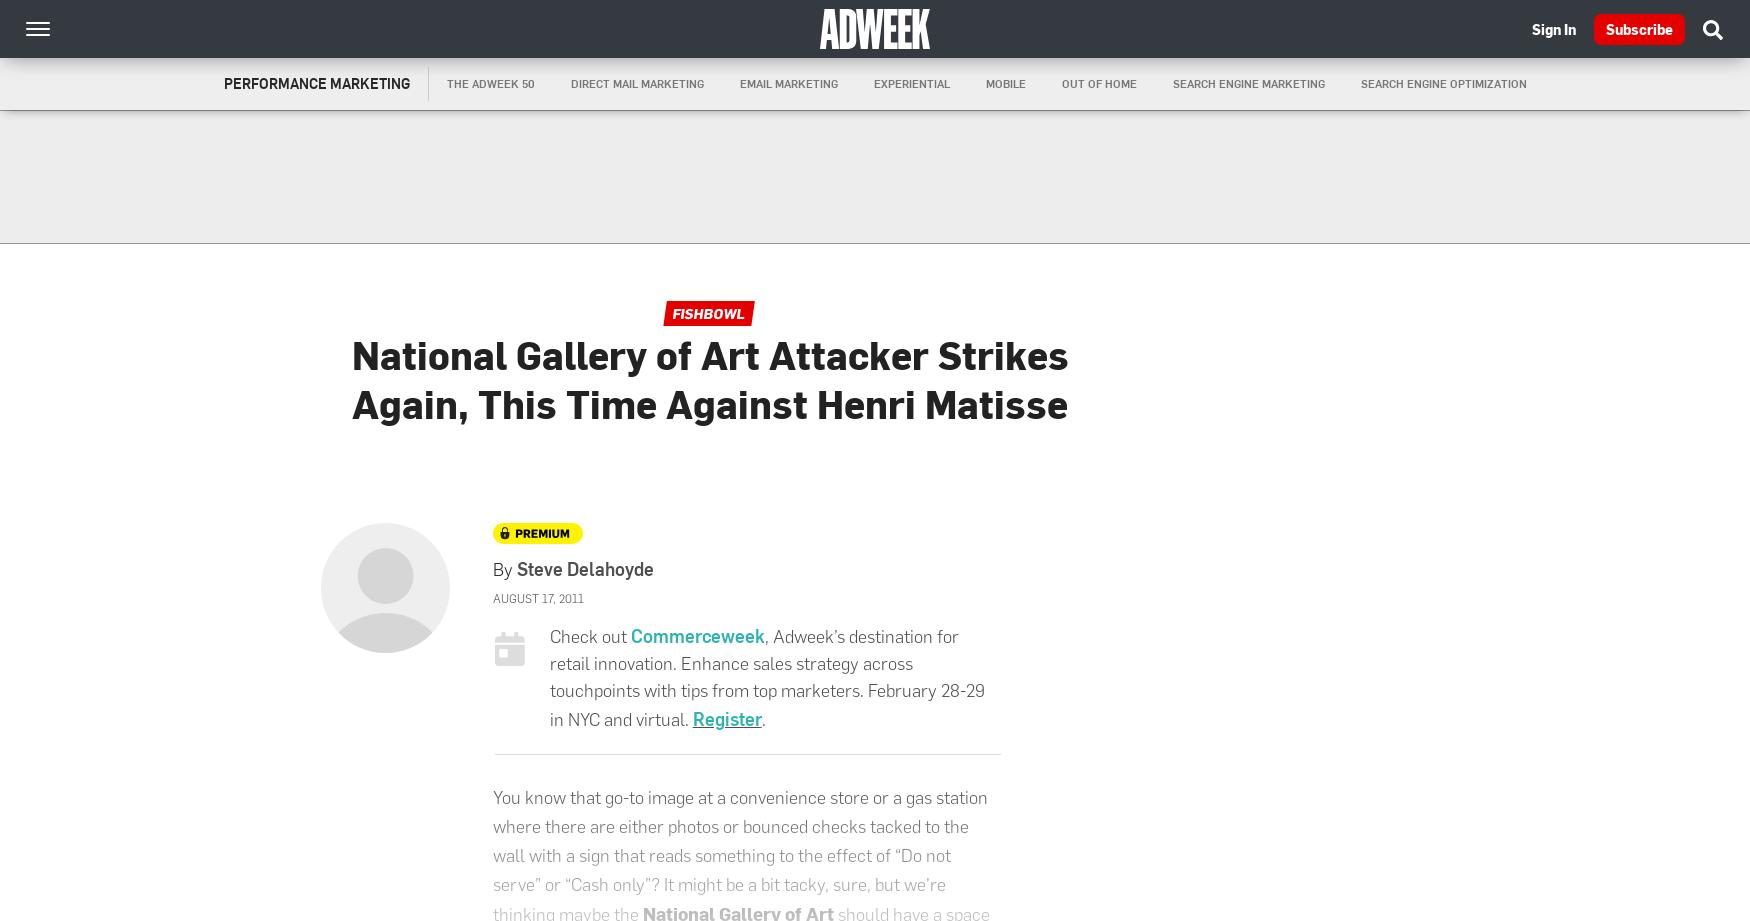  I want to click on 'Steve Delahoyde', so click(585, 566).